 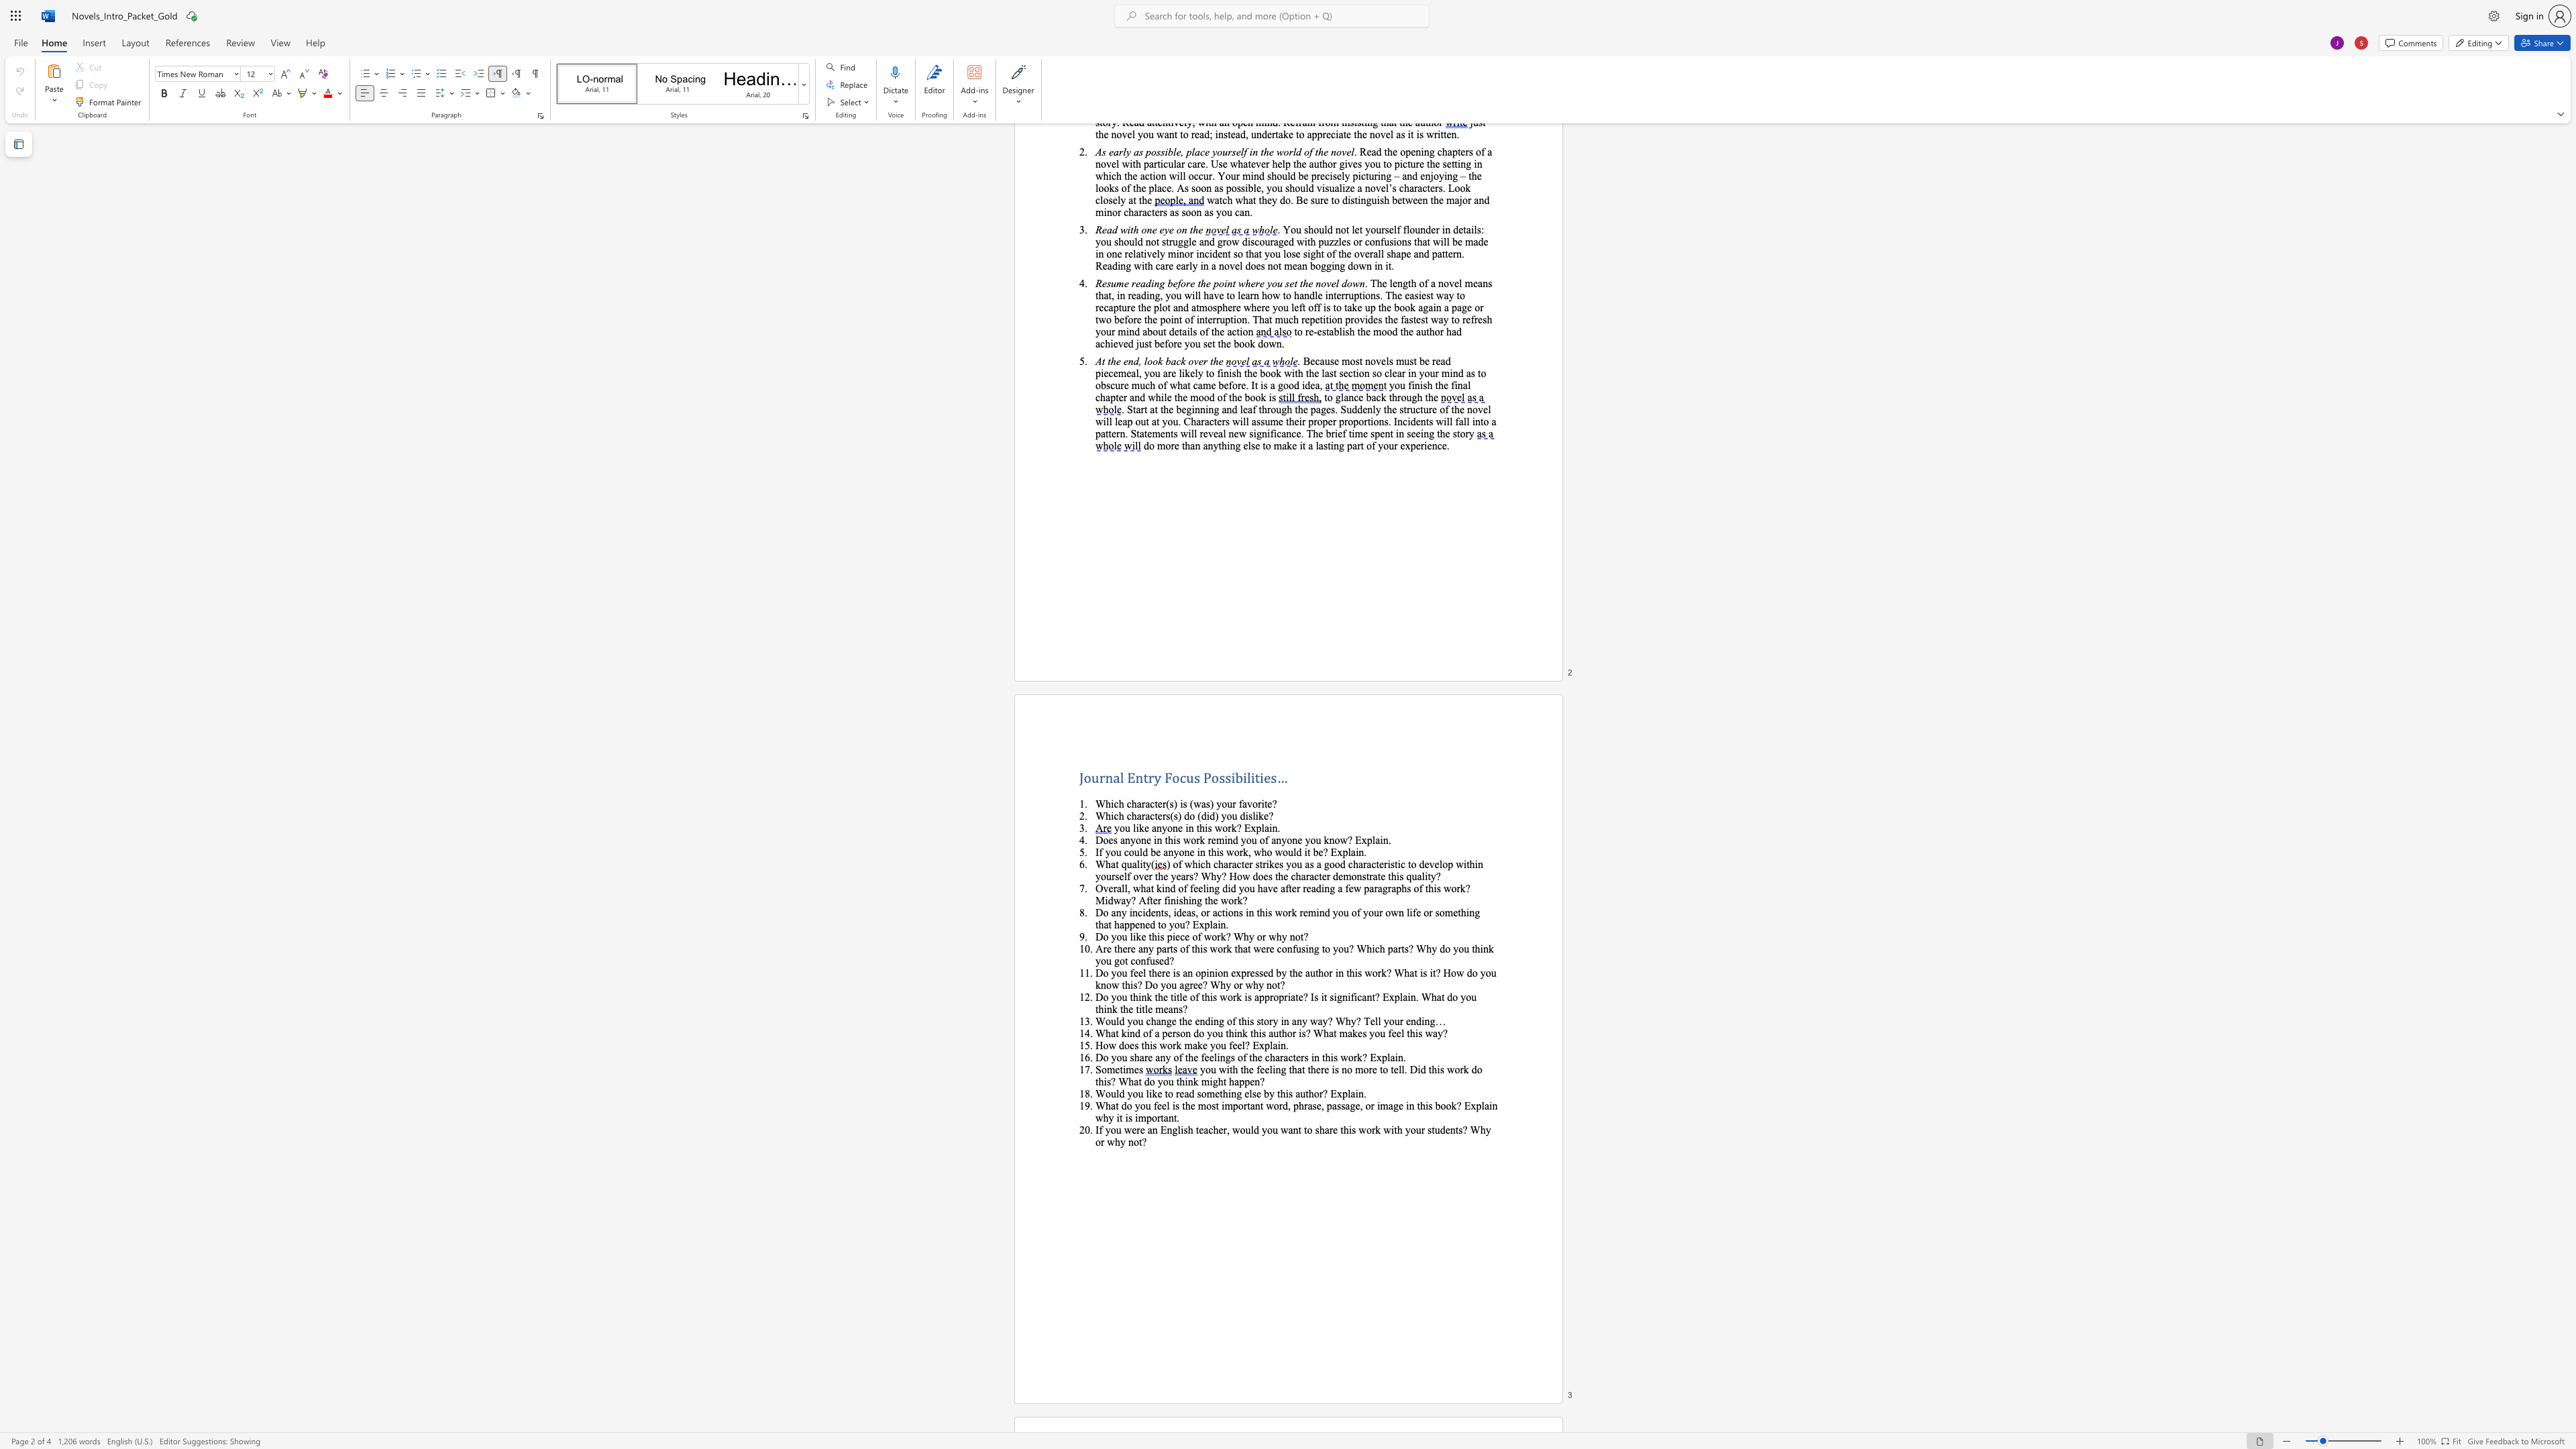 I want to click on the subset text "hy not" within the text "If you were an English teacher, would you want to share this work with your students? Why or why not?", so click(x=1114, y=1141).